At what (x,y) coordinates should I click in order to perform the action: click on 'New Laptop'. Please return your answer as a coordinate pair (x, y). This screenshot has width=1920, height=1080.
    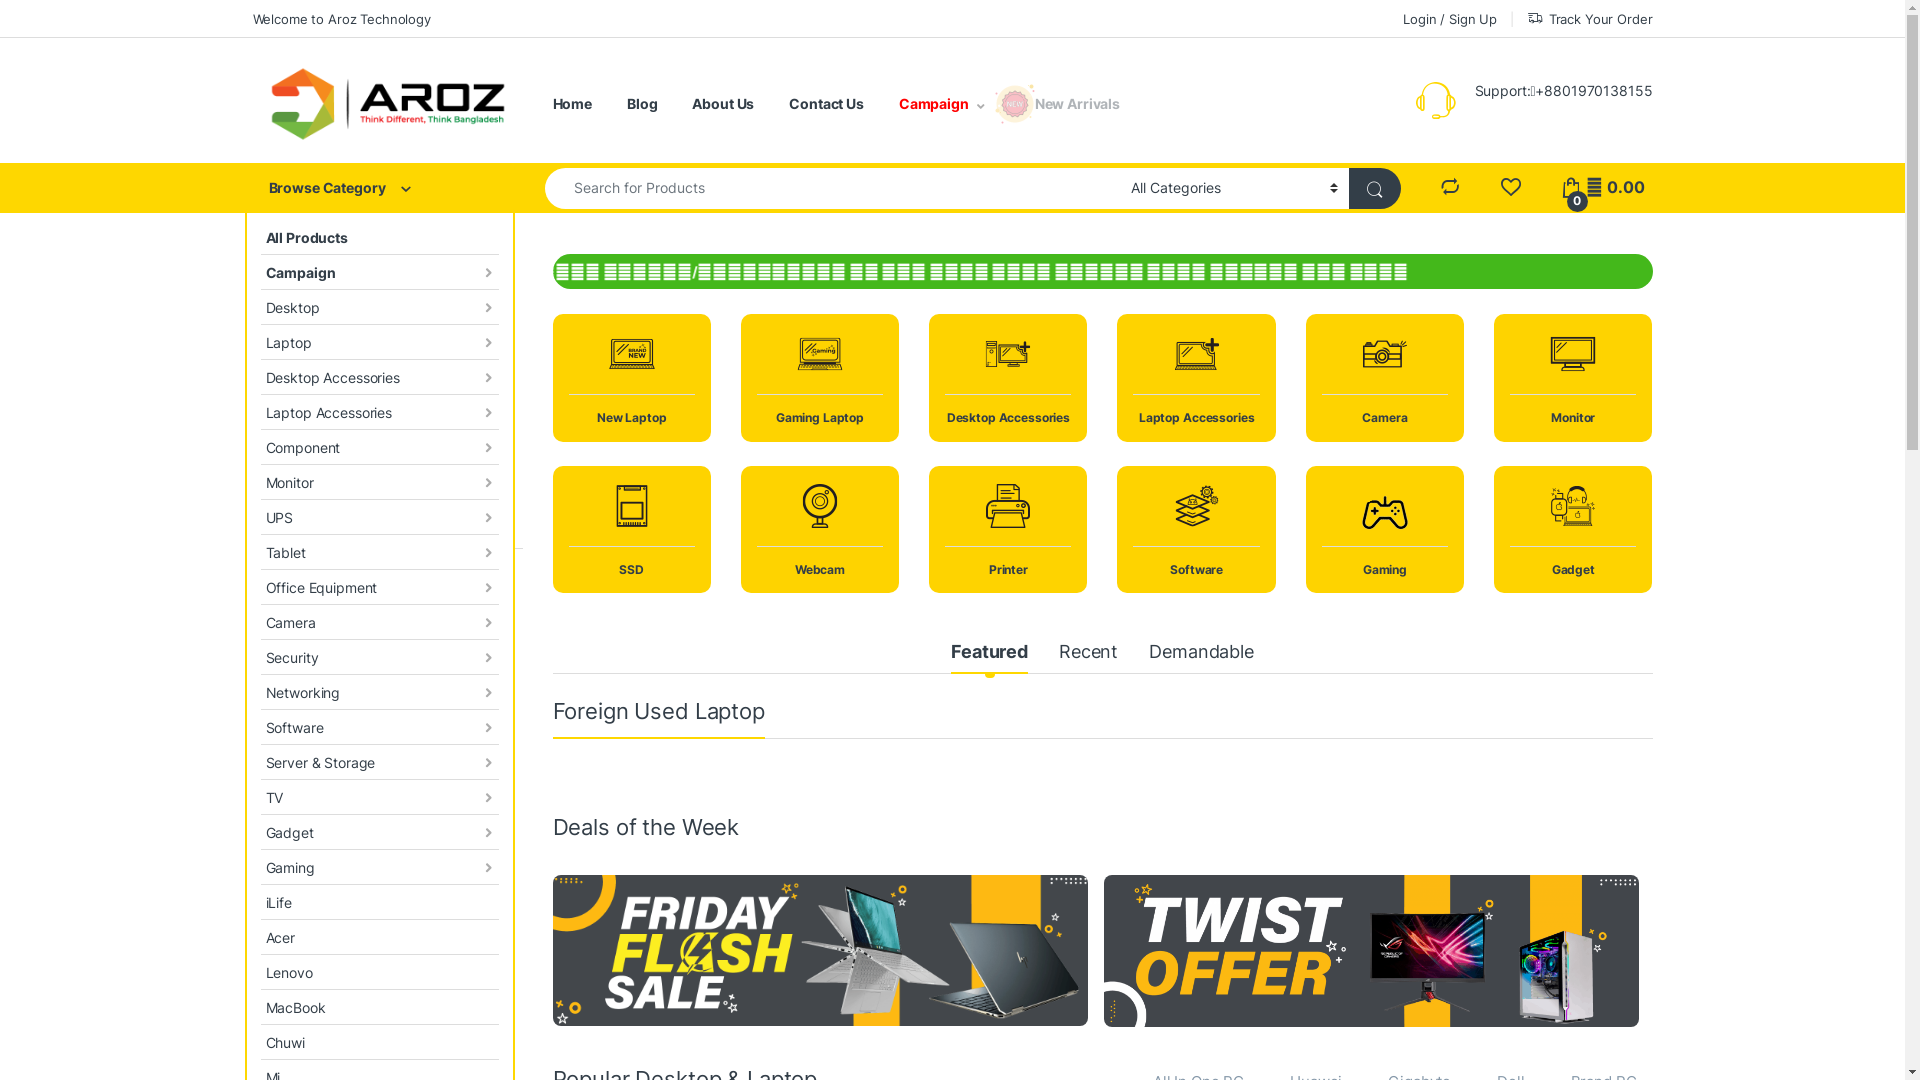
    Looking at the image, I should click on (629, 377).